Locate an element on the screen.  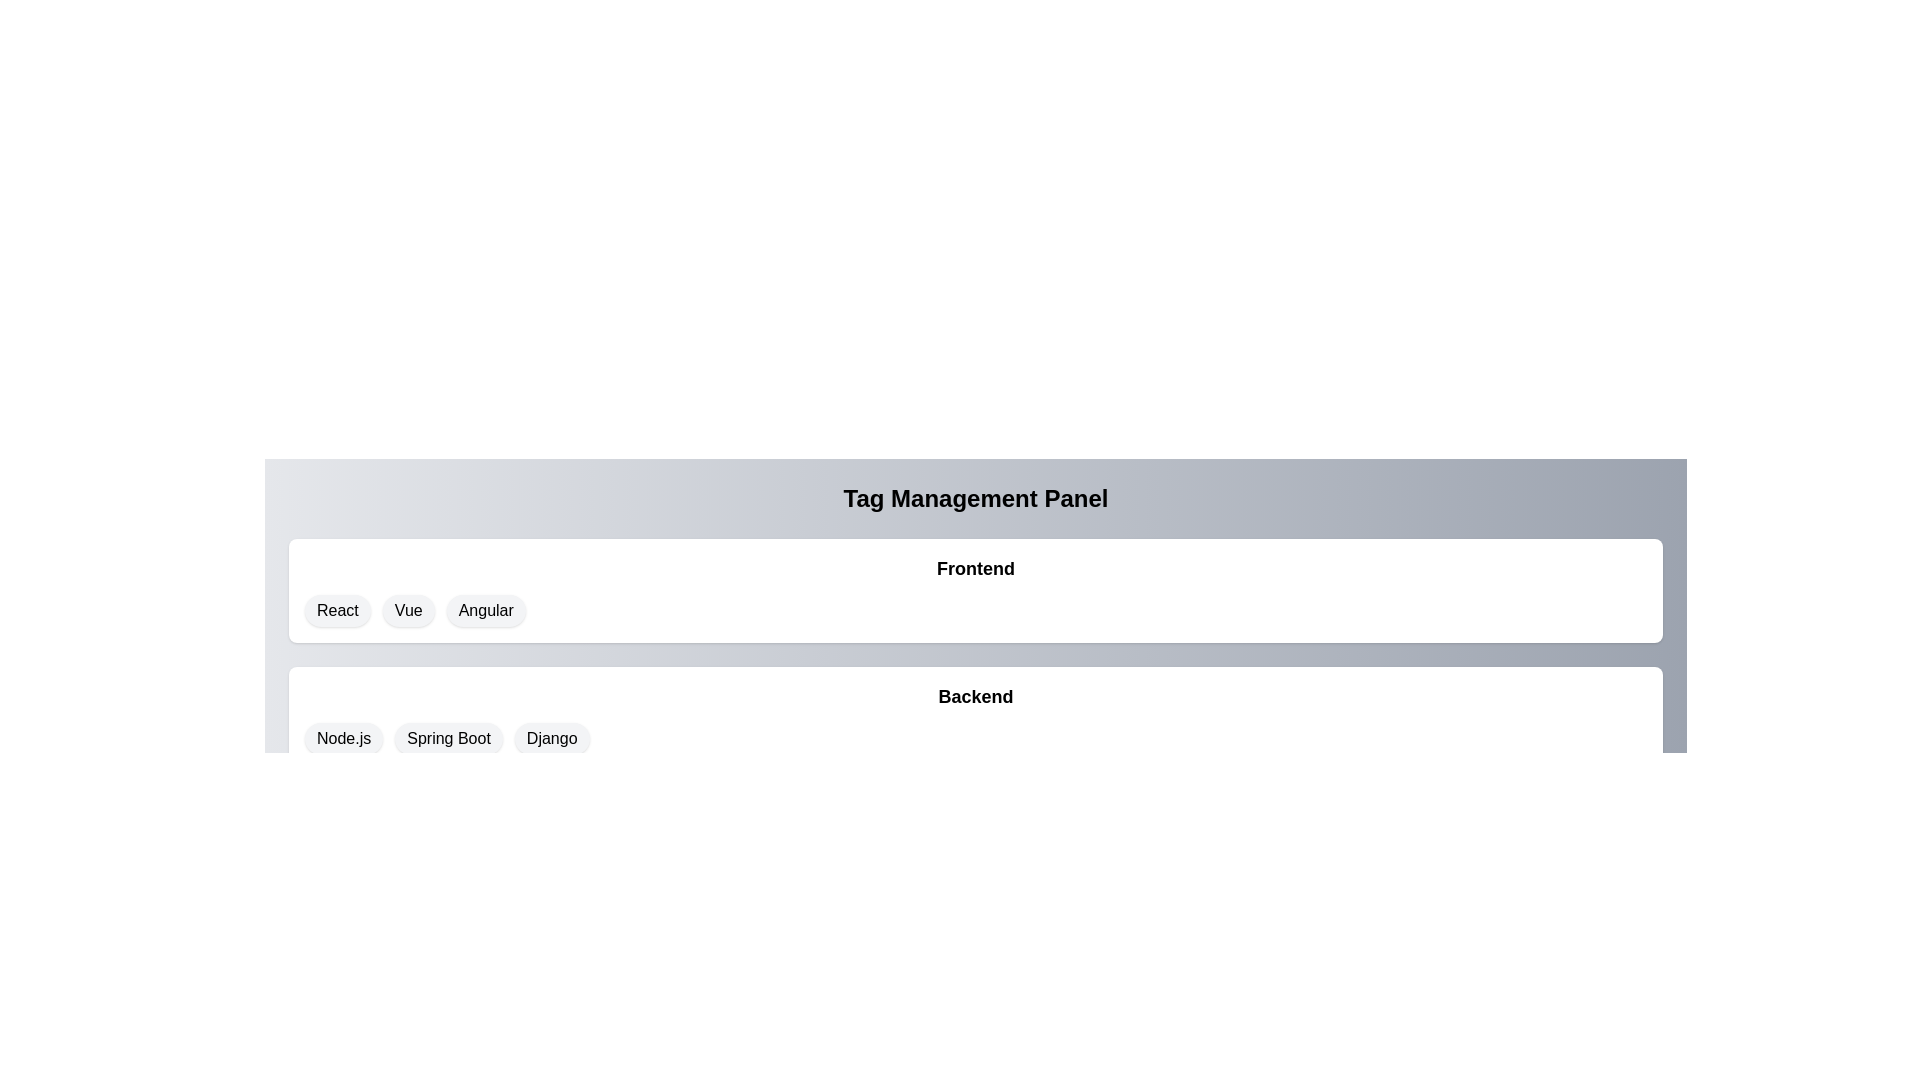
the 'Angular' button in the 'Tag Management Panel' is located at coordinates (486, 609).